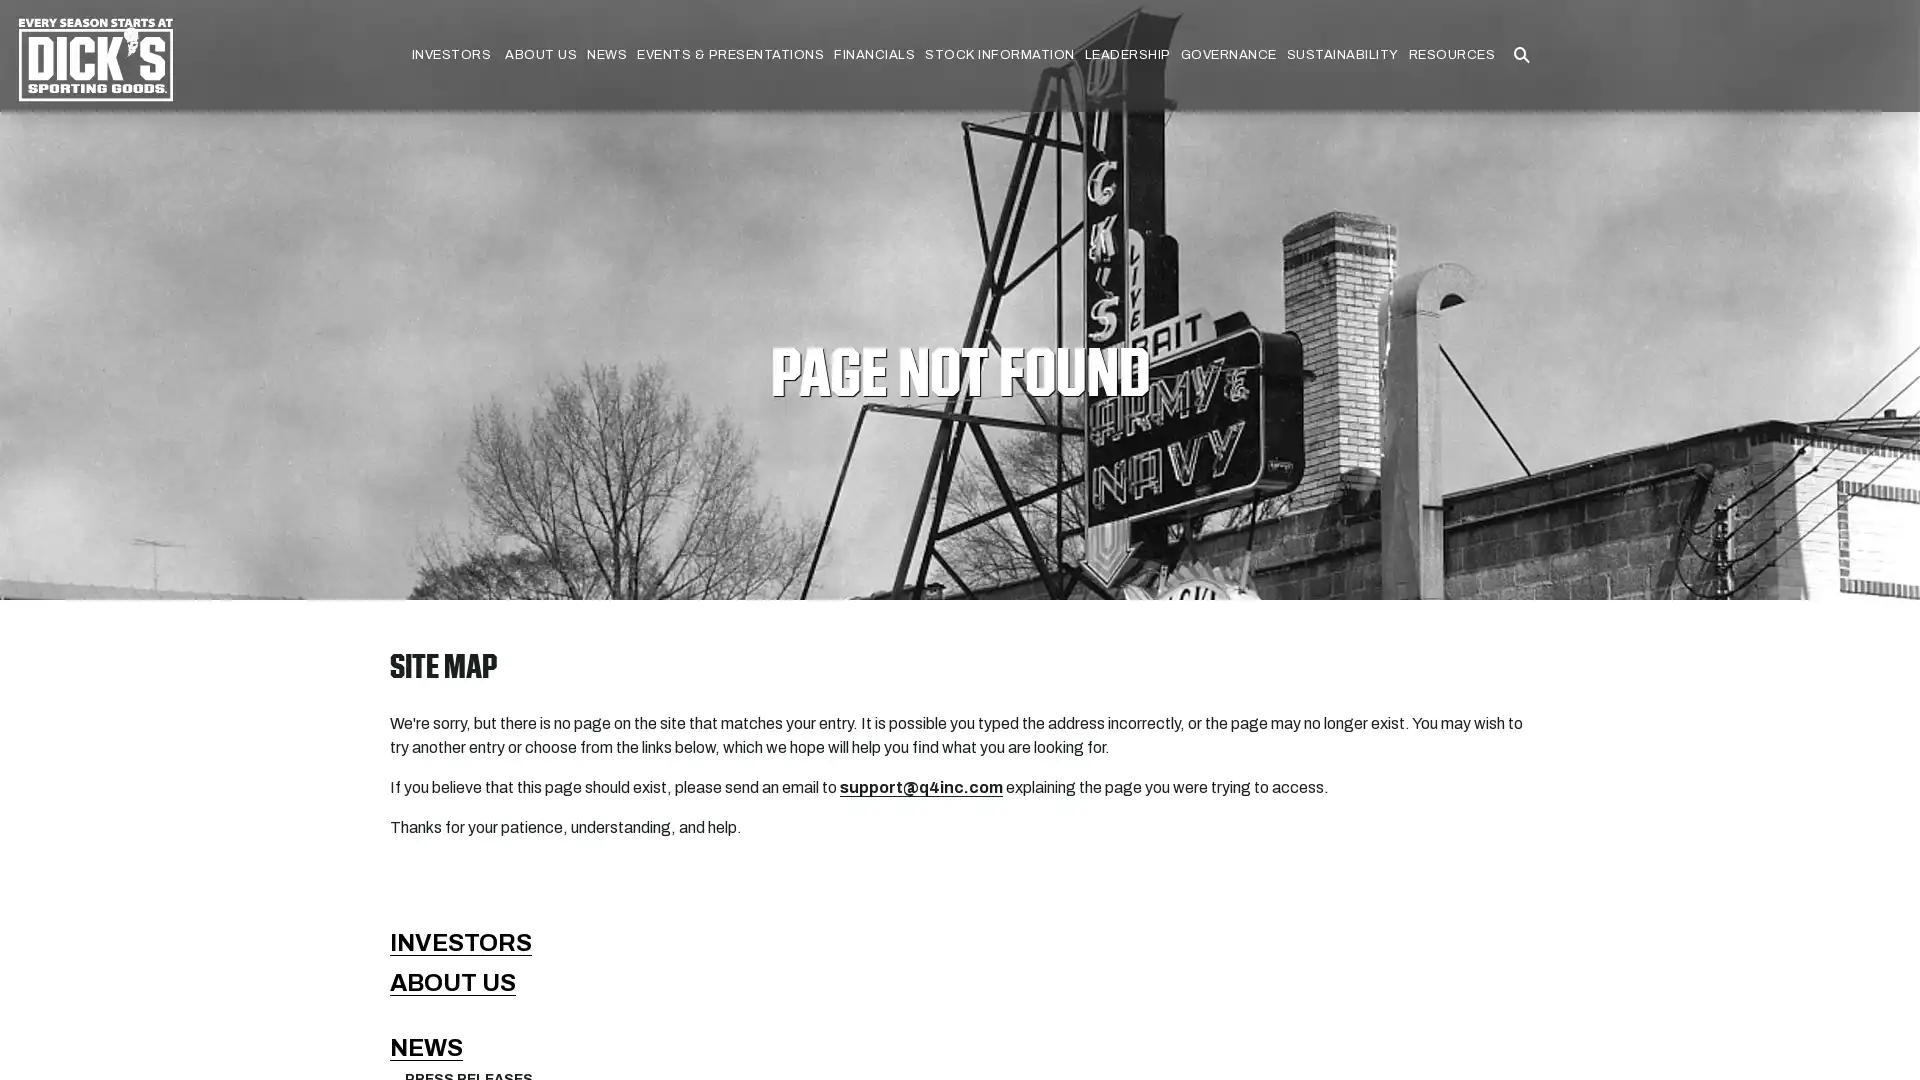 The image size is (1920, 1080). Describe the element at coordinates (1520, 55) in the screenshot. I see `toggle search` at that location.